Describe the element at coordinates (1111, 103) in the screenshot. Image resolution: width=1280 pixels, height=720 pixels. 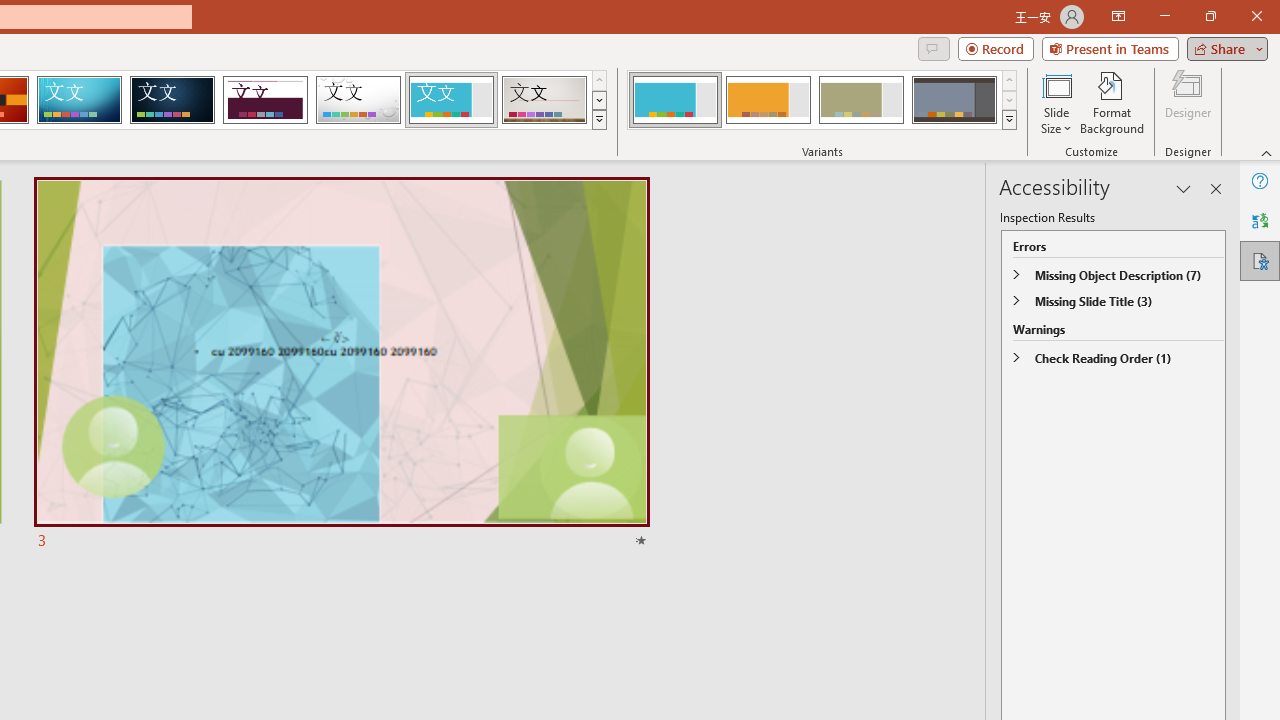
I see `'Format Background'` at that location.